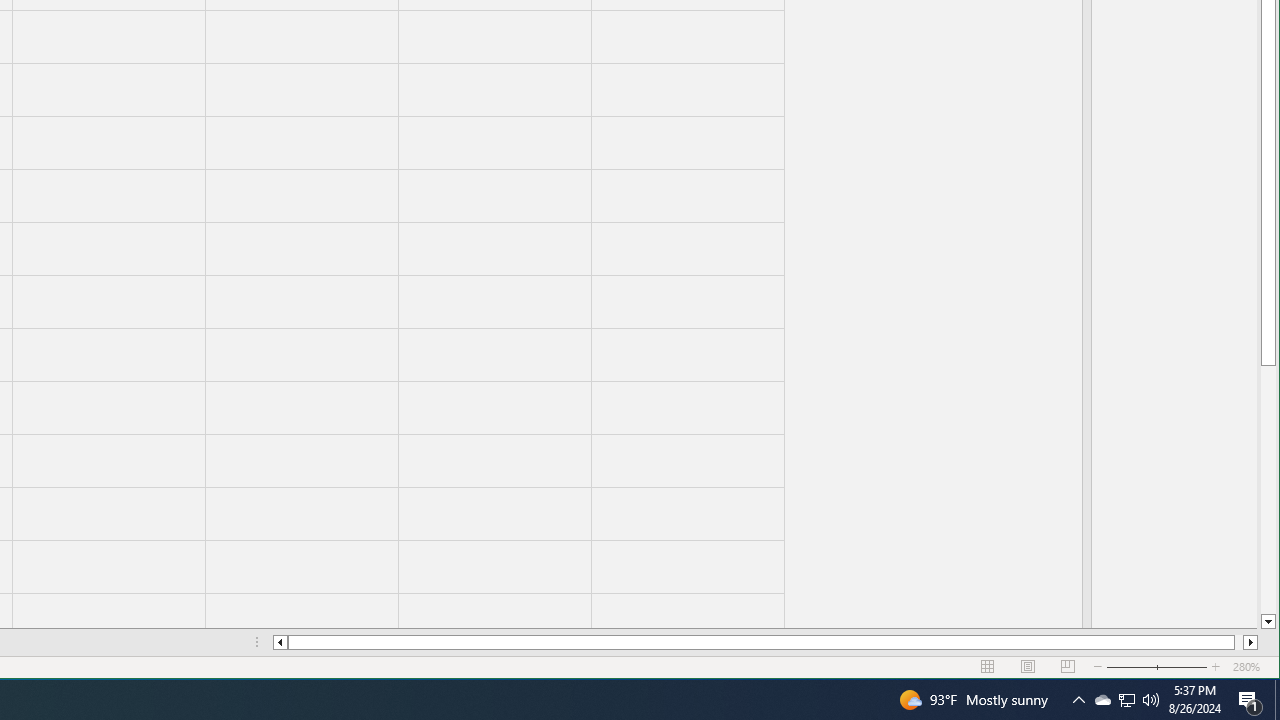 Image resolution: width=1280 pixels, height=720 pixels. What do you see at coordinates (1127, 698) in the screenshot?
I see `'Q2790: 100%'` at bounding box center [1127, 698].